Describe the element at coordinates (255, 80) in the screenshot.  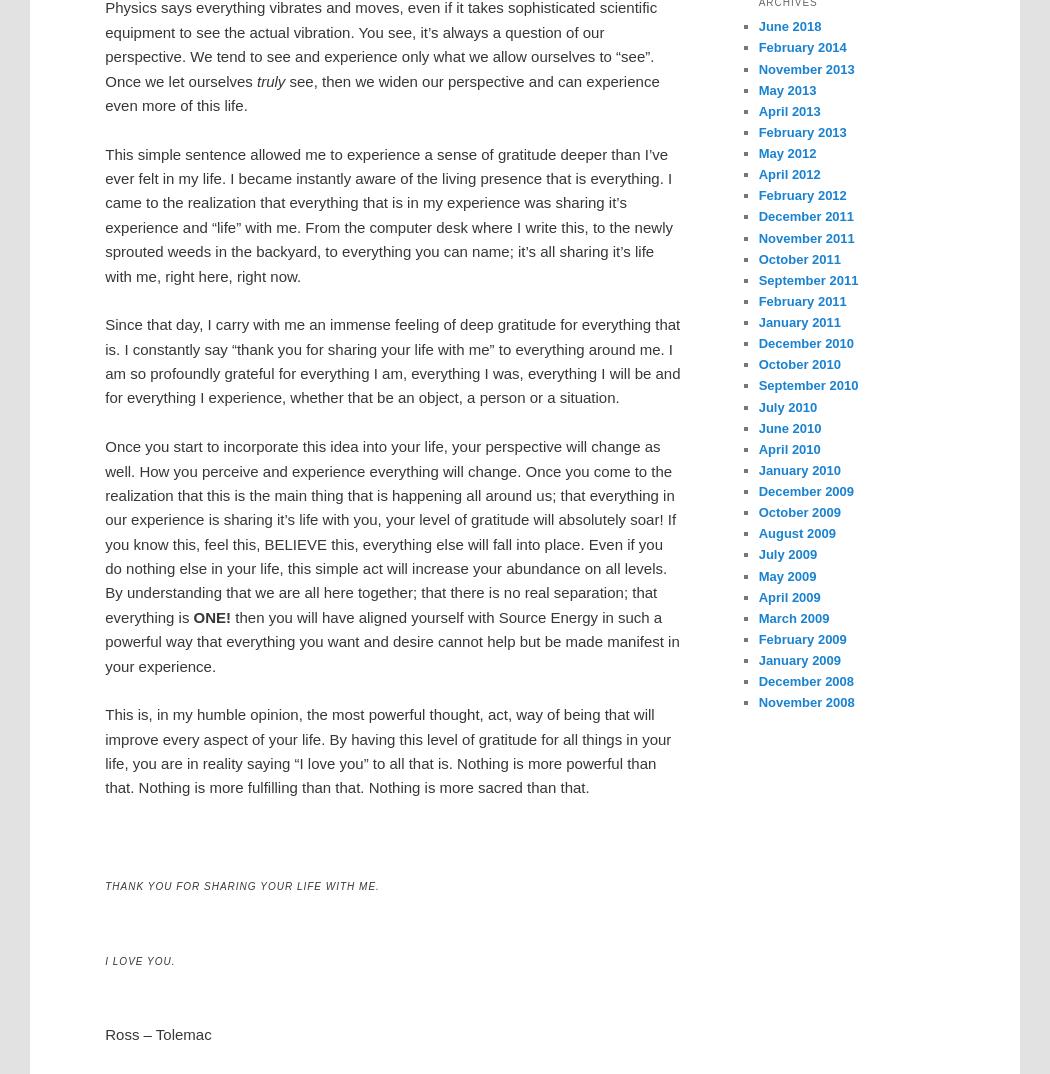
I see `'truly'` at that location.